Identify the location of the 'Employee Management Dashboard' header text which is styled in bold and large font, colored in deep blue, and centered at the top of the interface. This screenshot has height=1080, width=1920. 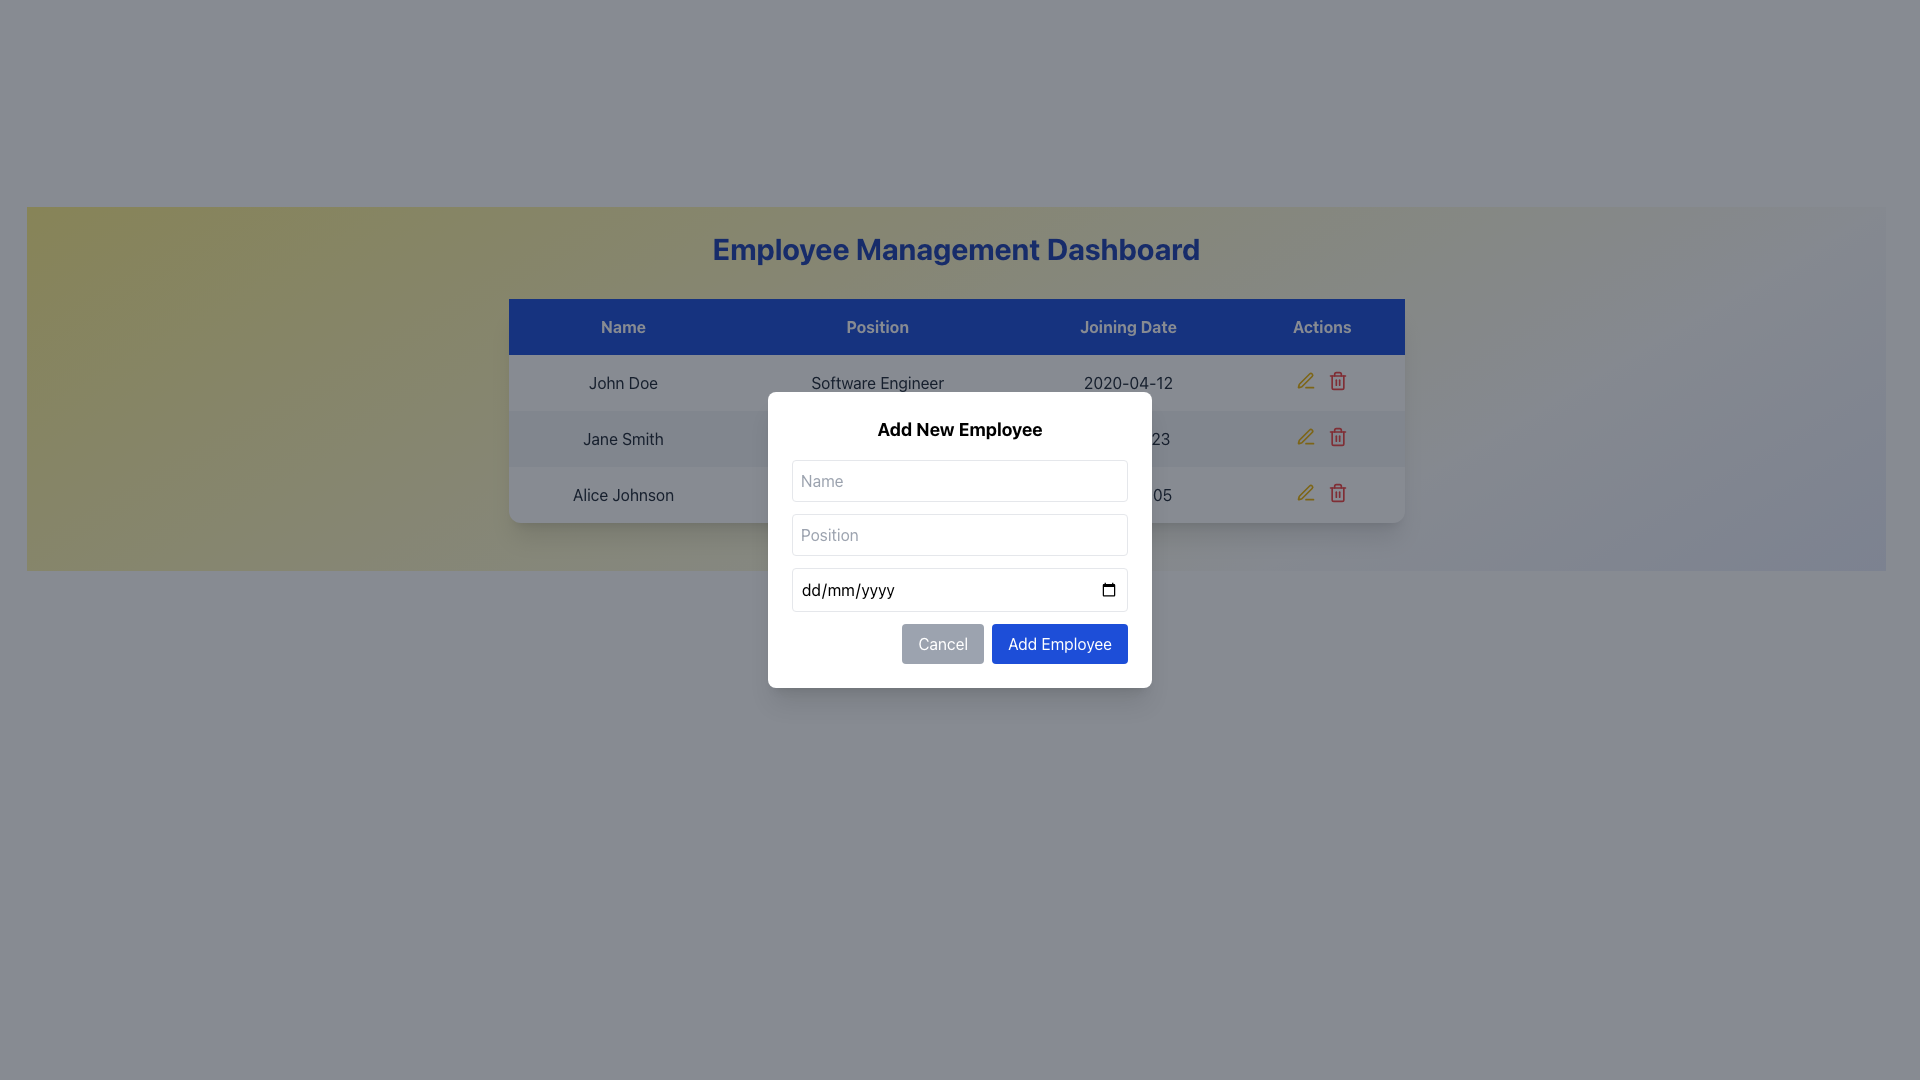
(955, 248).